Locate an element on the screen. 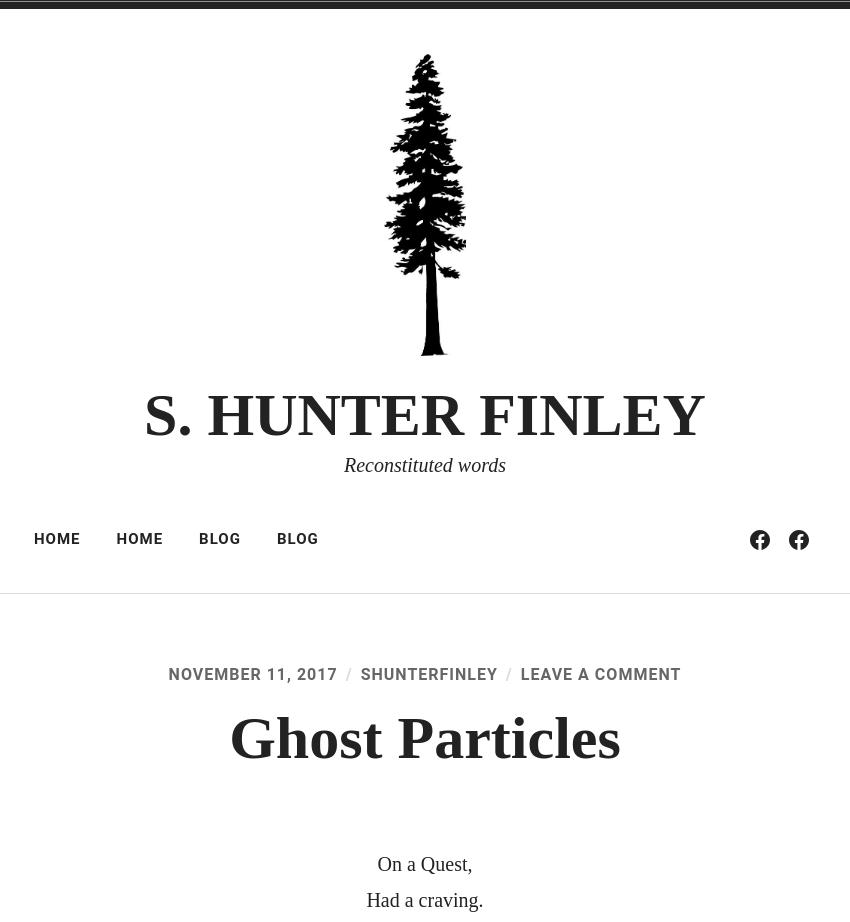  'S. HUNTER FINLEY' is located at coordinates (424, 413).